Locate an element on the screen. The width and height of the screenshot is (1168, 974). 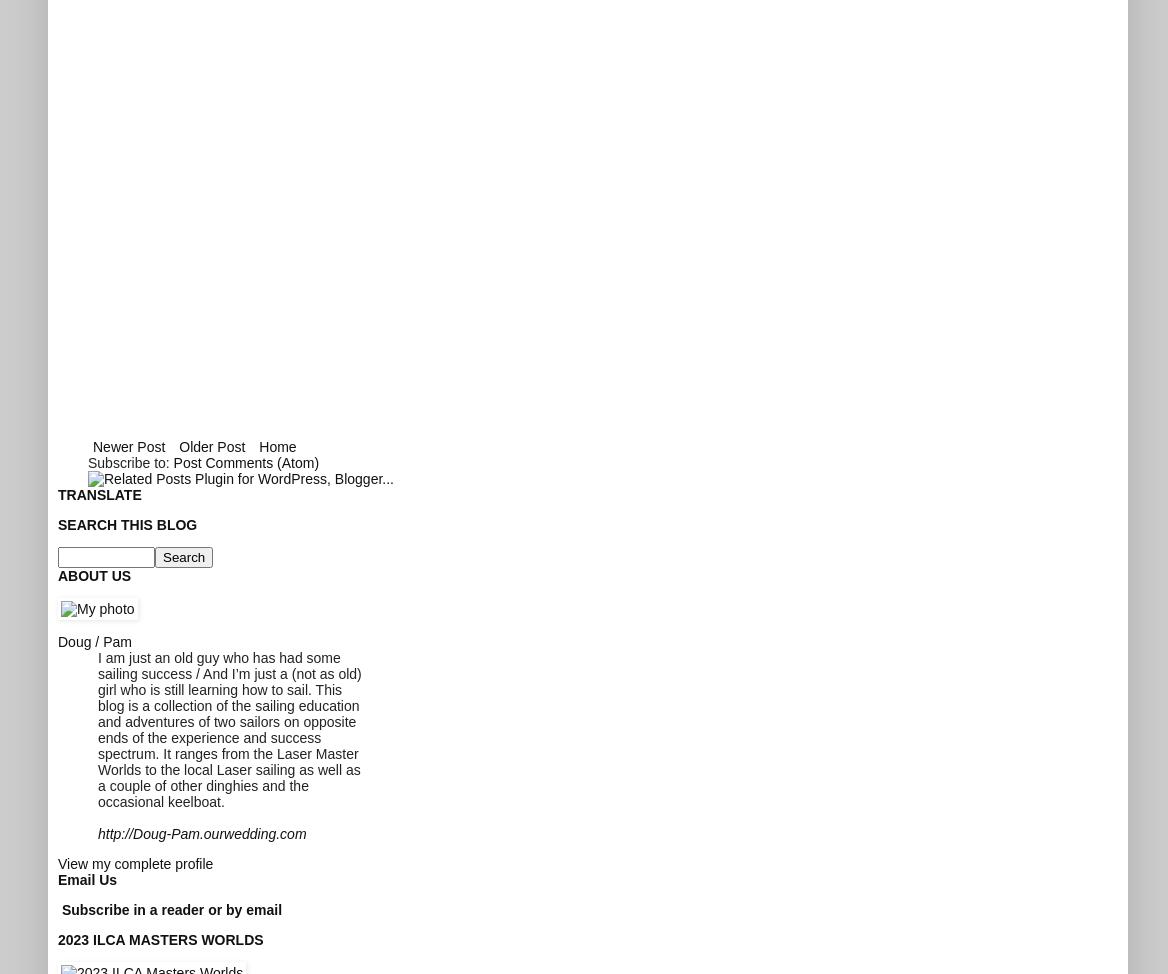
'2023 ILCA Masters Worlds' is located at coordinates (160, 938).